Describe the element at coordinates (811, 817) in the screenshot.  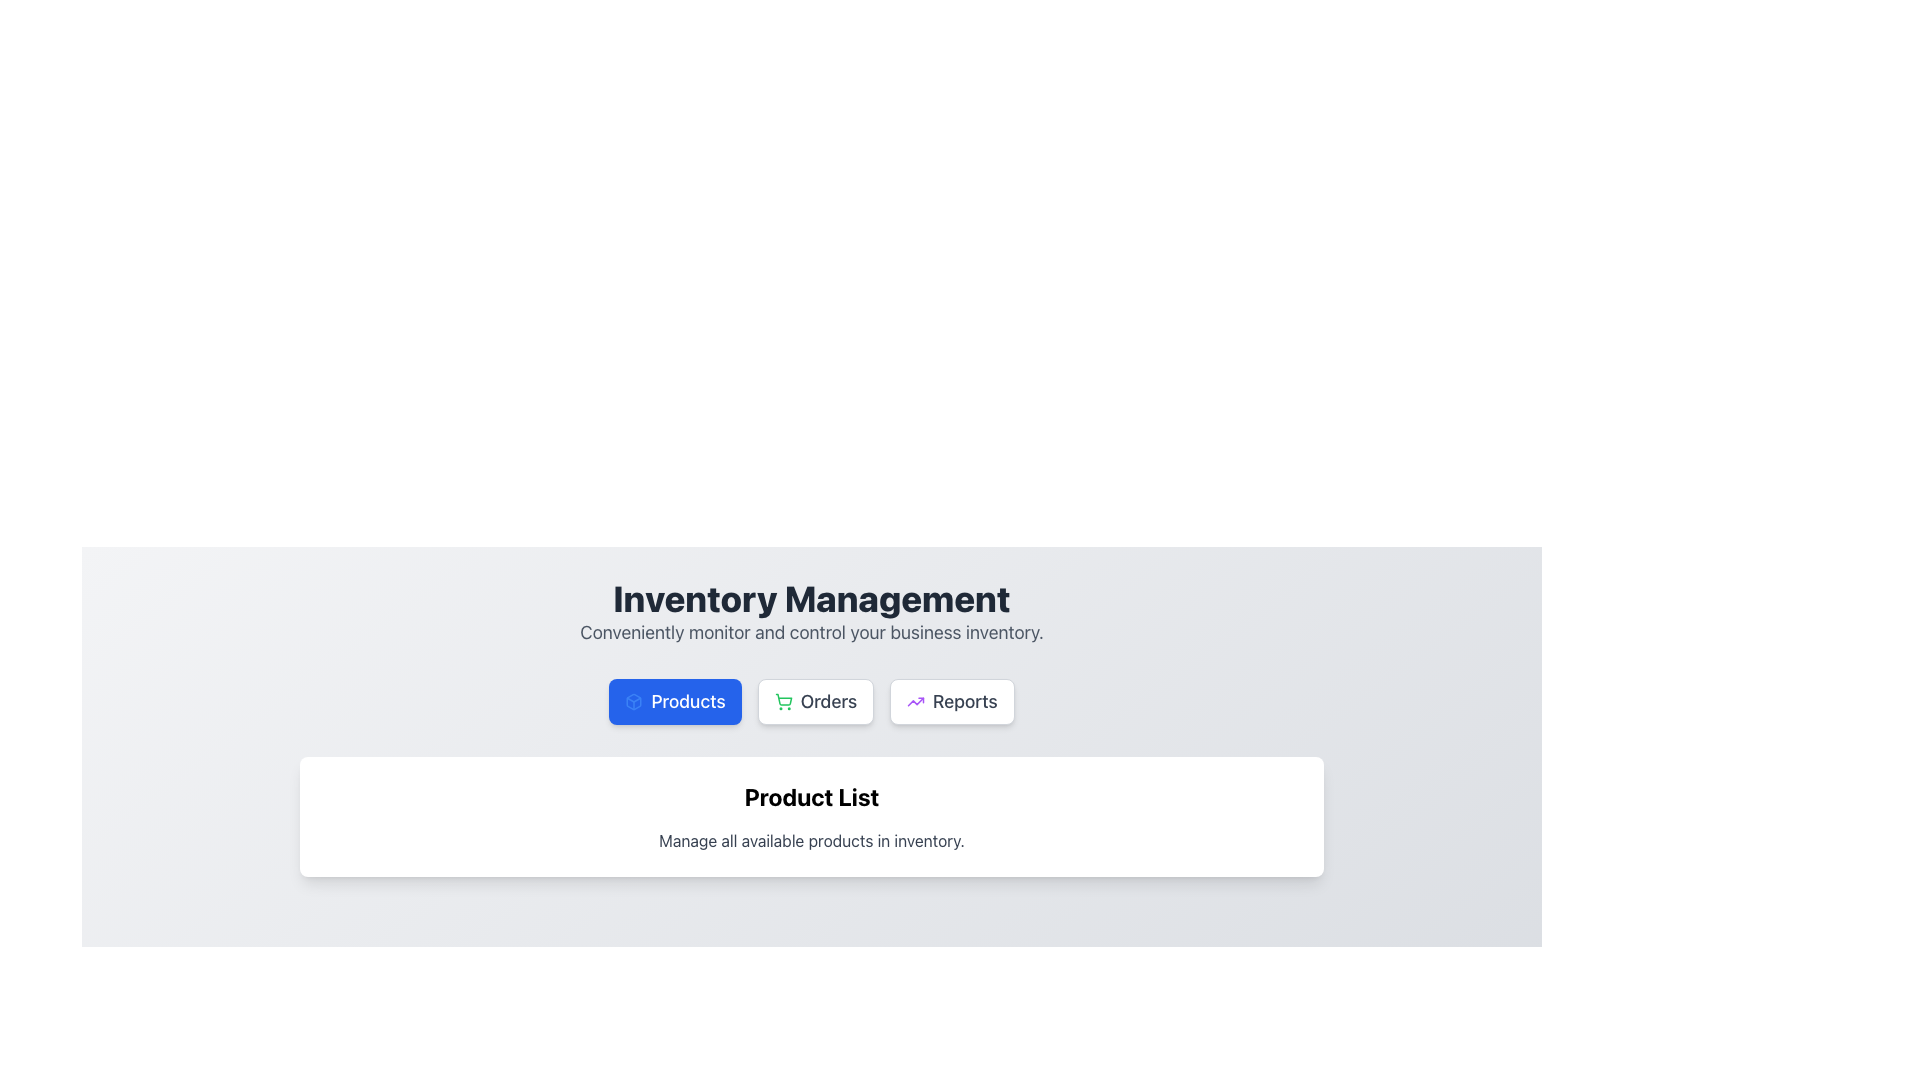
I see `the Textual Header located in the center of the white card, which serves as a heading for the product list section, to potentially reveal a tooltip` at that location.